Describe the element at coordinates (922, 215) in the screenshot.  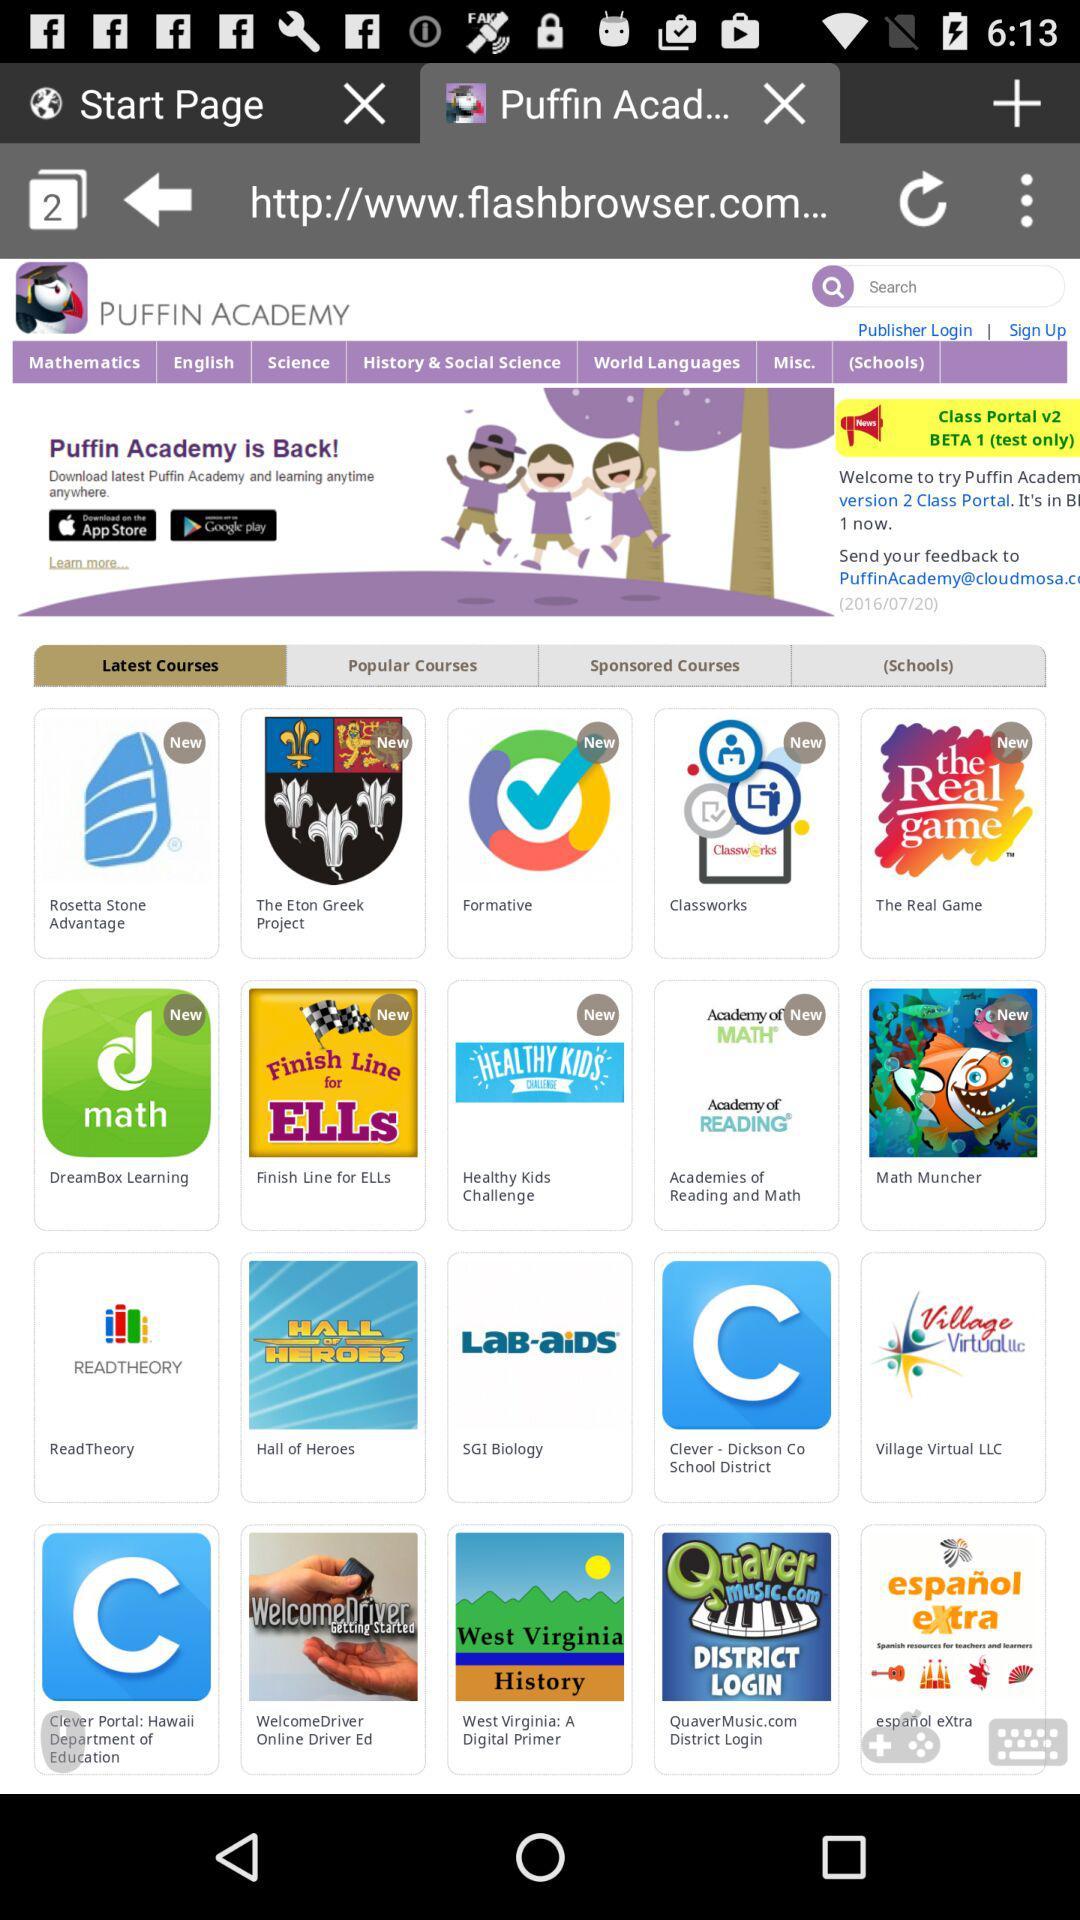
I see `the refresh icon` at that location.